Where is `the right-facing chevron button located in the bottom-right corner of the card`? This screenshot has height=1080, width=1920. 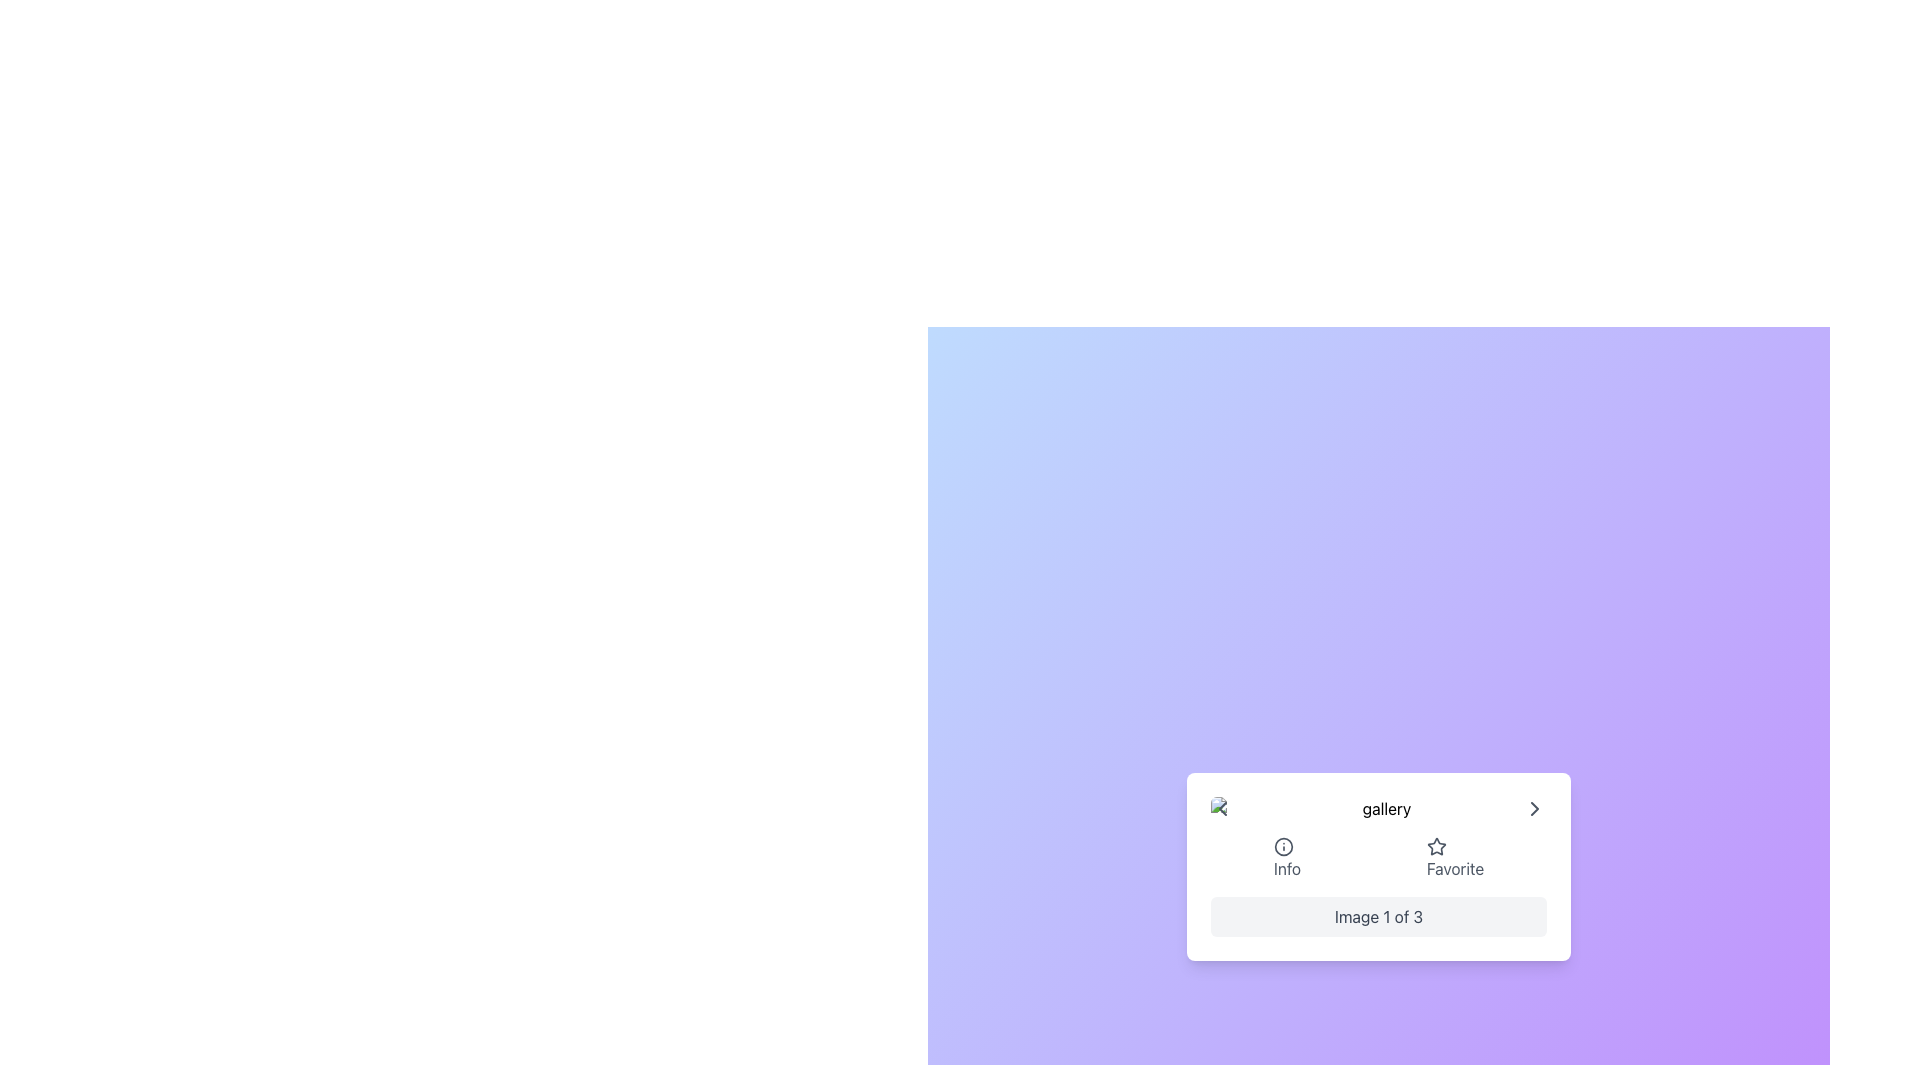
the right-facing chevron button located in the bottom-right corner of the card is located at coordinates (1534, 808).